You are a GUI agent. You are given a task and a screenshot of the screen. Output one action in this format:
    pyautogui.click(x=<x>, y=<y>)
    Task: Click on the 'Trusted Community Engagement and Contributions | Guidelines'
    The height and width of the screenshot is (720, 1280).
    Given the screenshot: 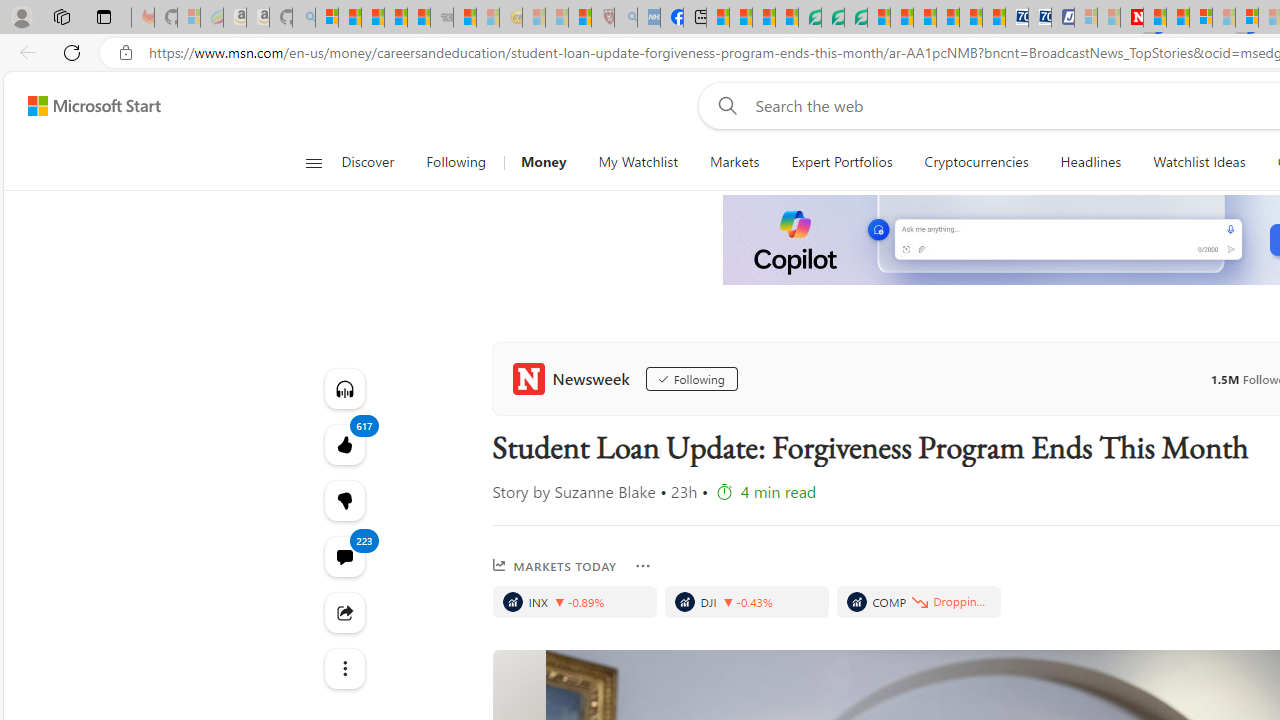 What is the action you would take?
    pyautogui.click(x=1155, y=17)
    